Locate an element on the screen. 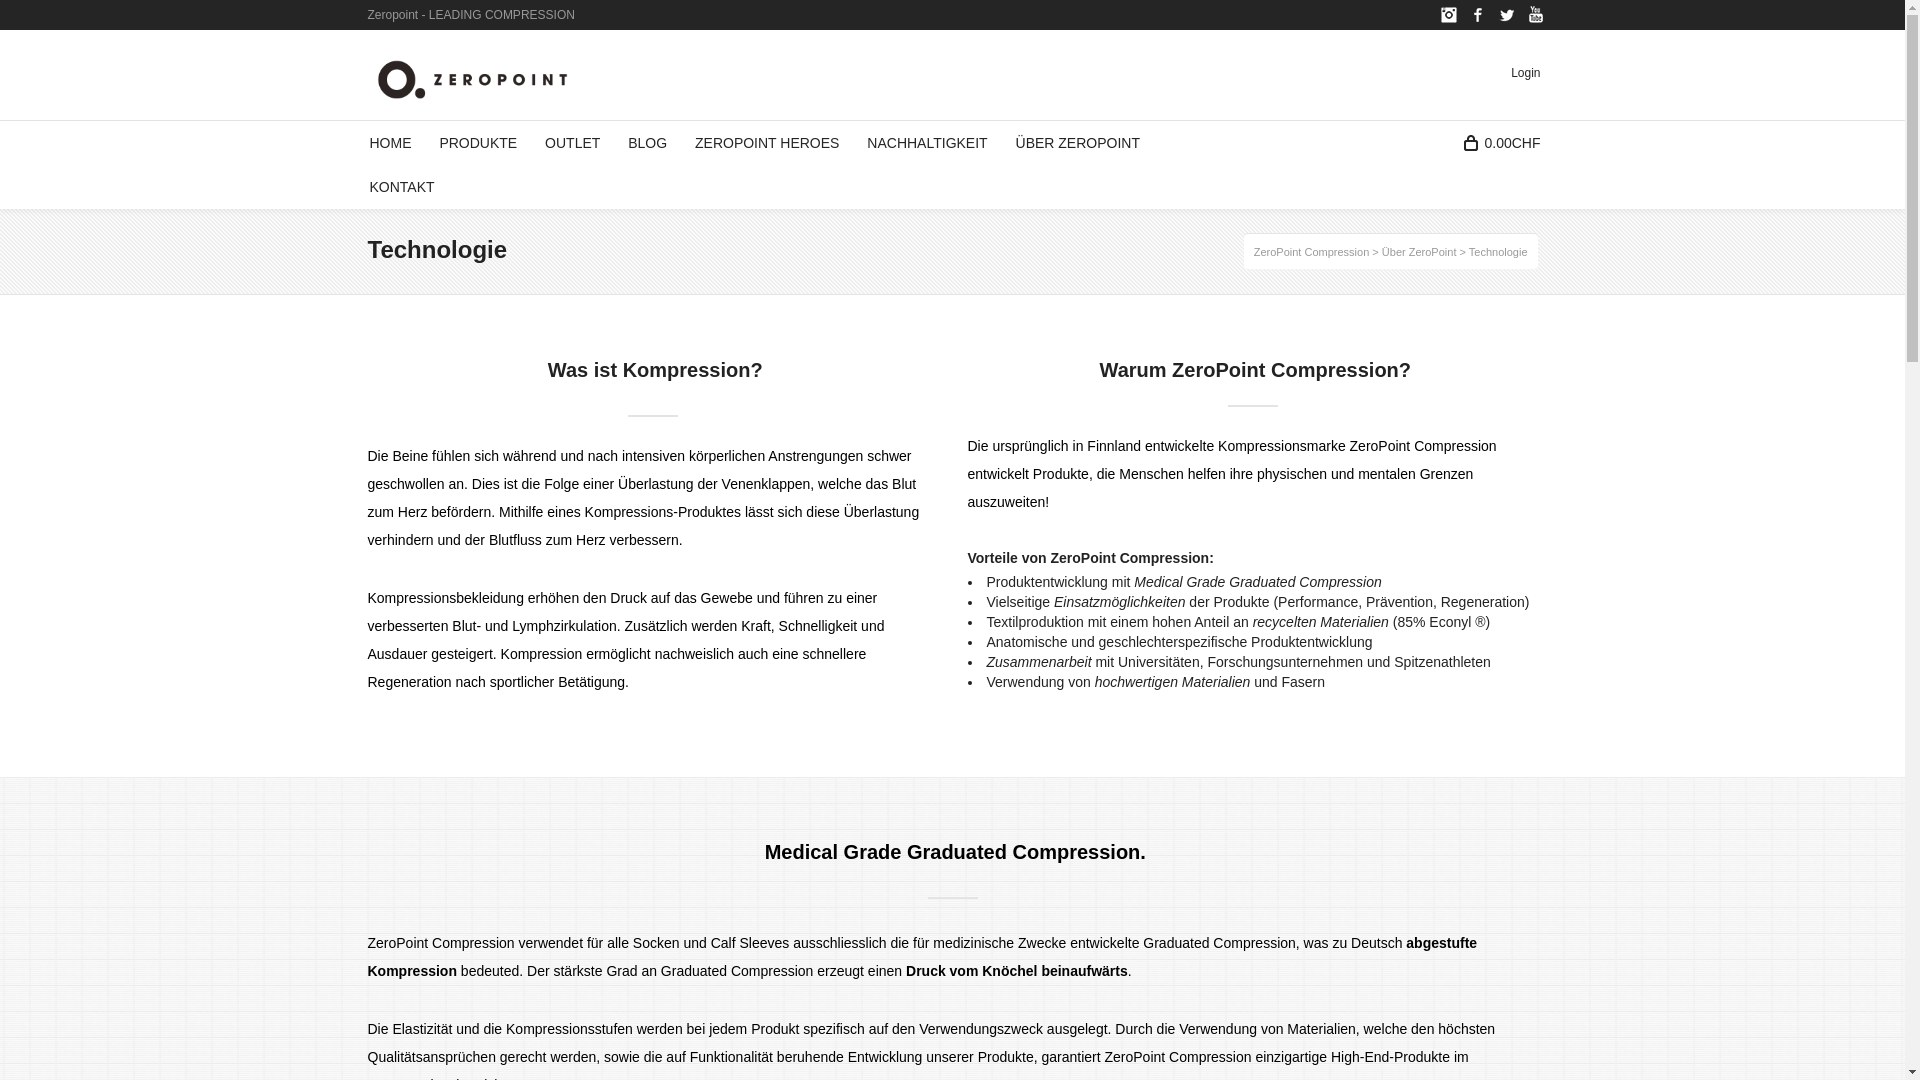  'KONTAKT' is located at coordinates (401, 186).